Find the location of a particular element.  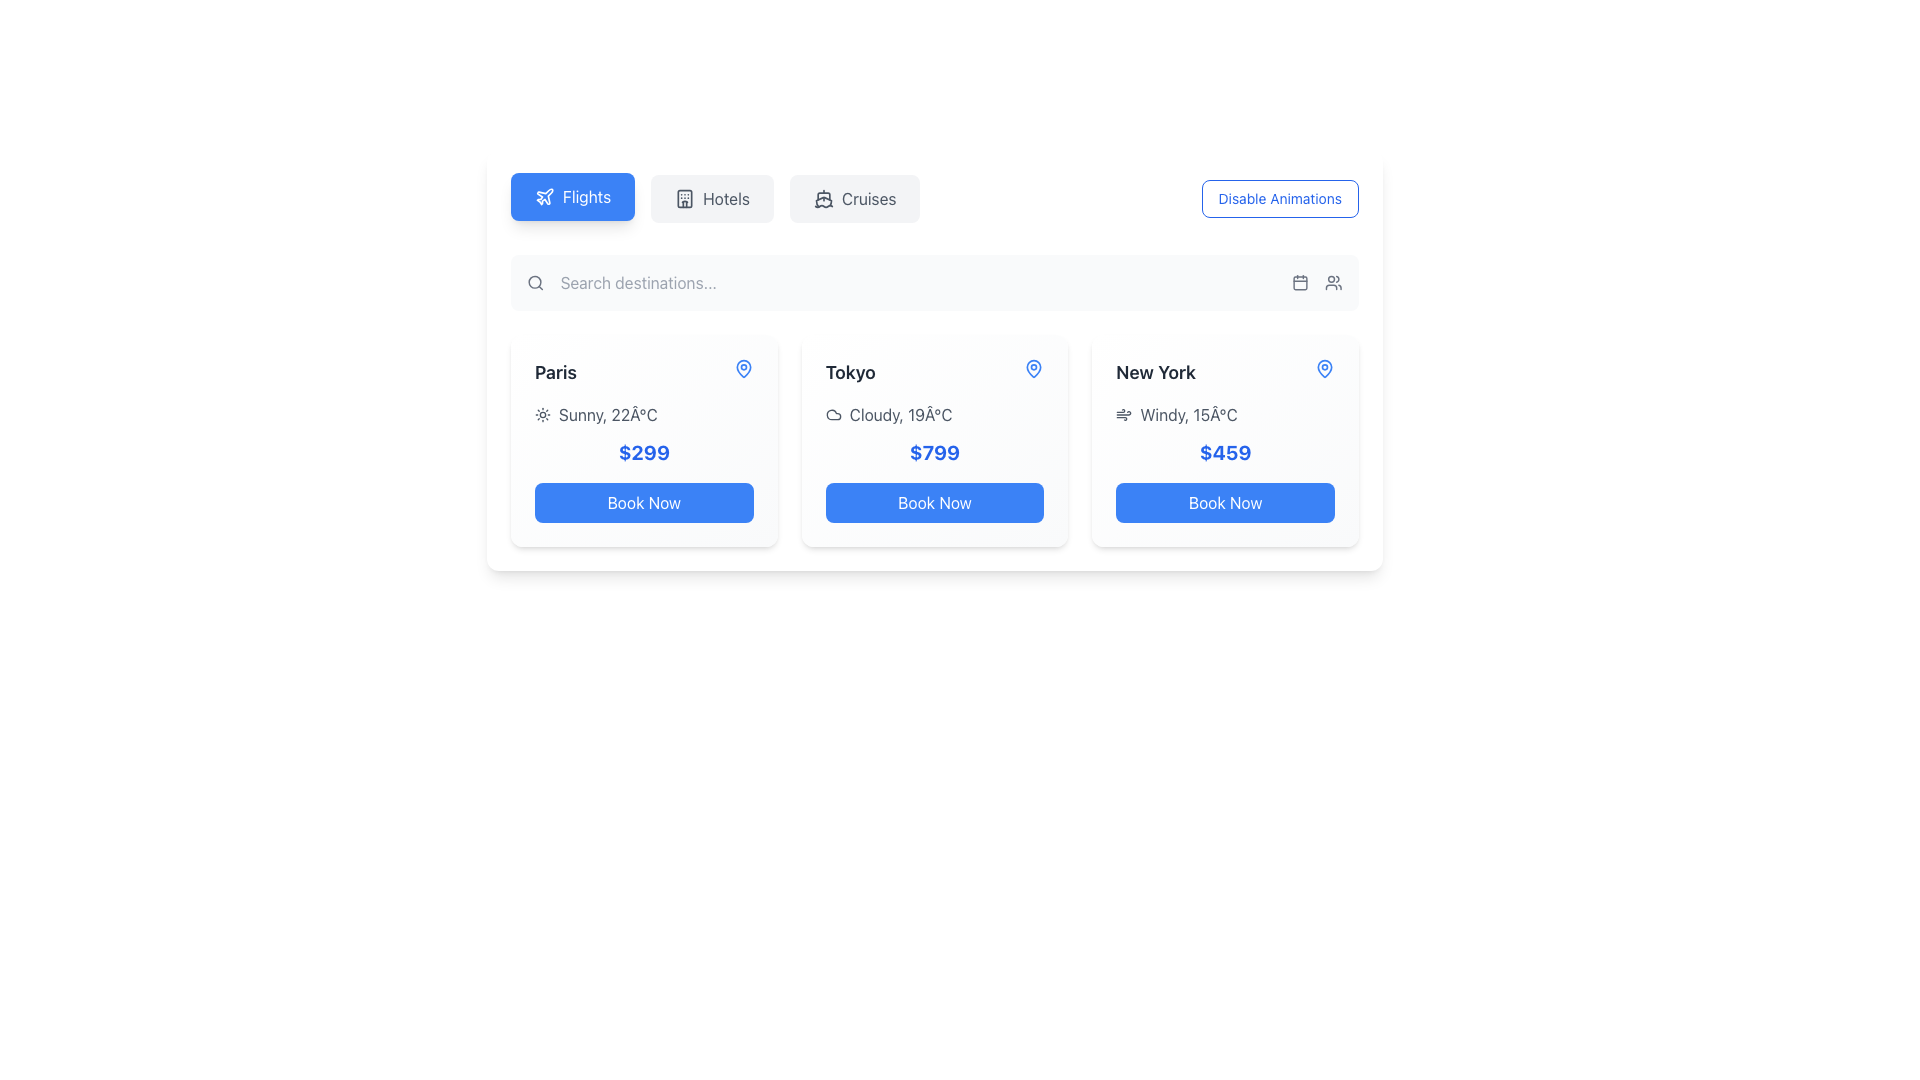

the icon representing the location 'Paris' on the map, which is positioned to the right of the text 'Paris' is located at coordinates (742, 369).